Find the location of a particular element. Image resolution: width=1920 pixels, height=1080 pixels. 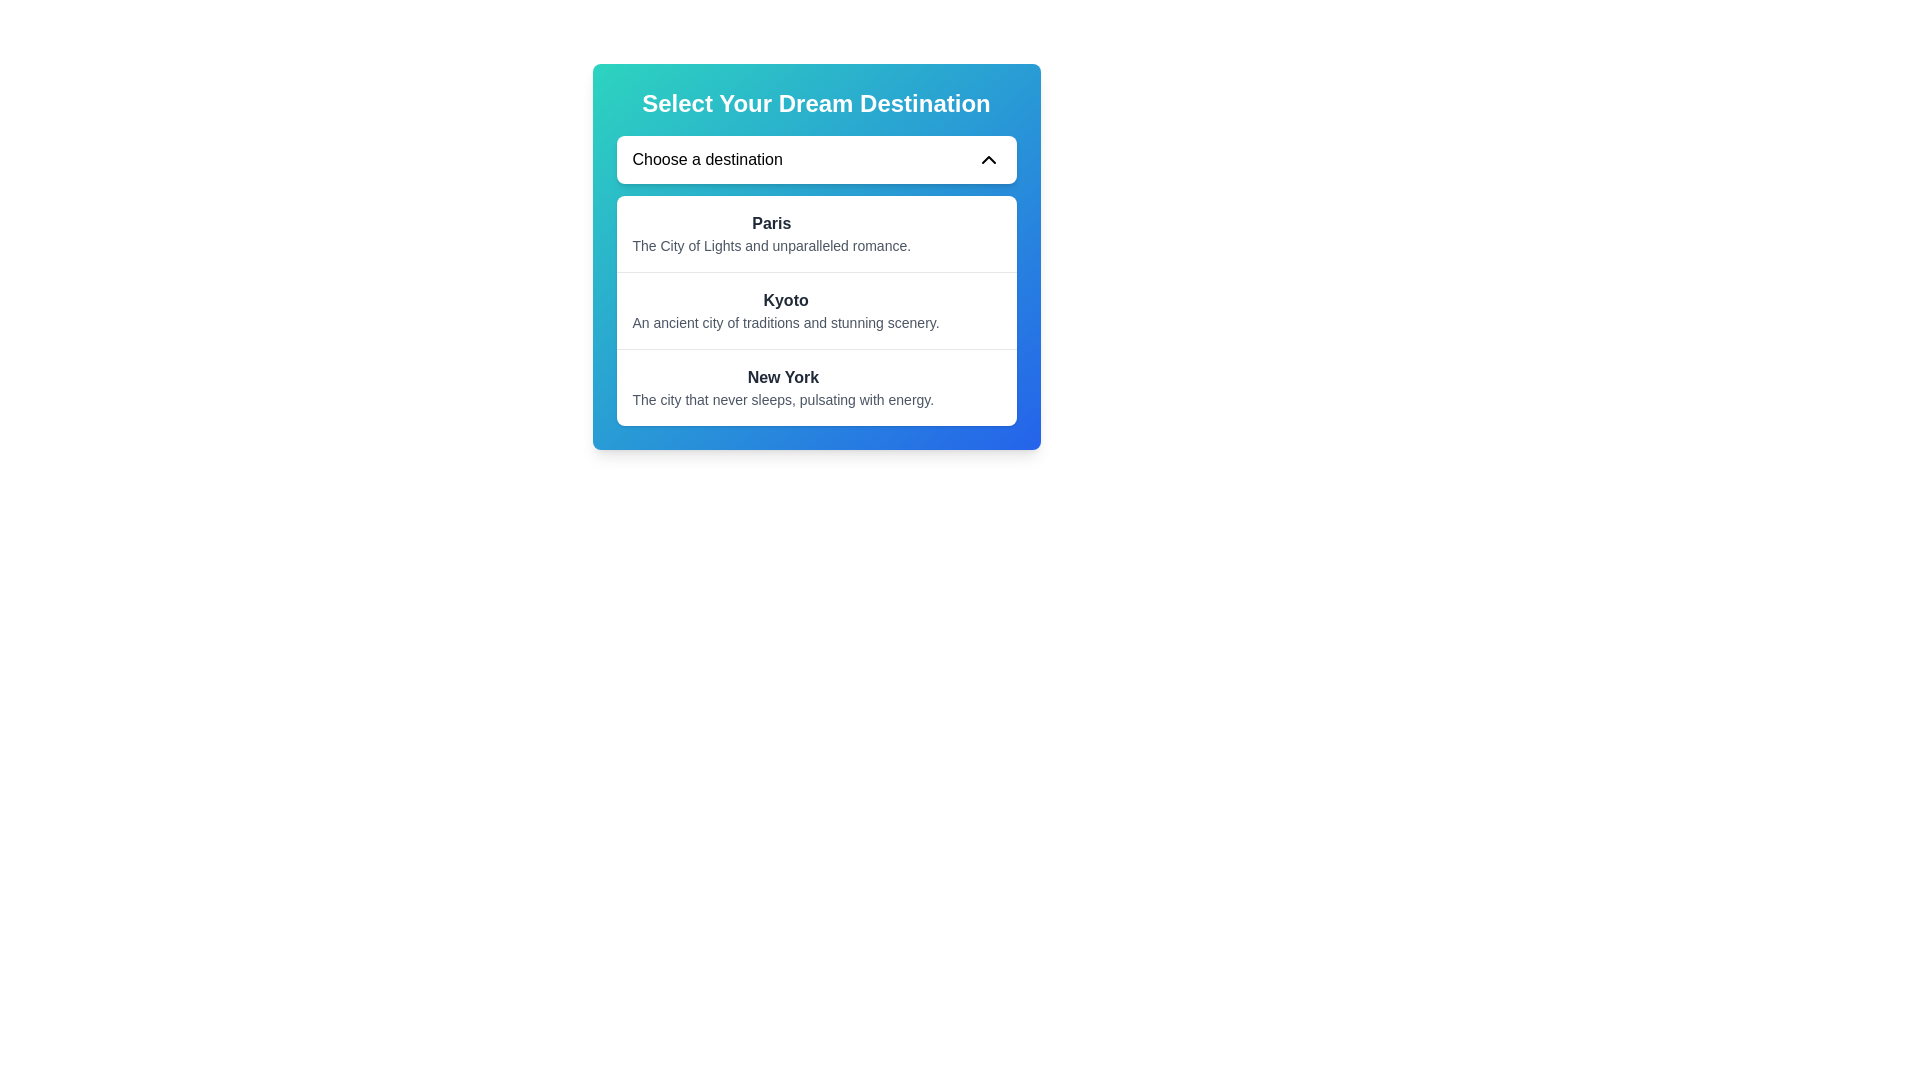

the descriptive tagline for the New York option in the destination selector, which is located beneath the larger 'New York' text is located at coordinates (782, 400).